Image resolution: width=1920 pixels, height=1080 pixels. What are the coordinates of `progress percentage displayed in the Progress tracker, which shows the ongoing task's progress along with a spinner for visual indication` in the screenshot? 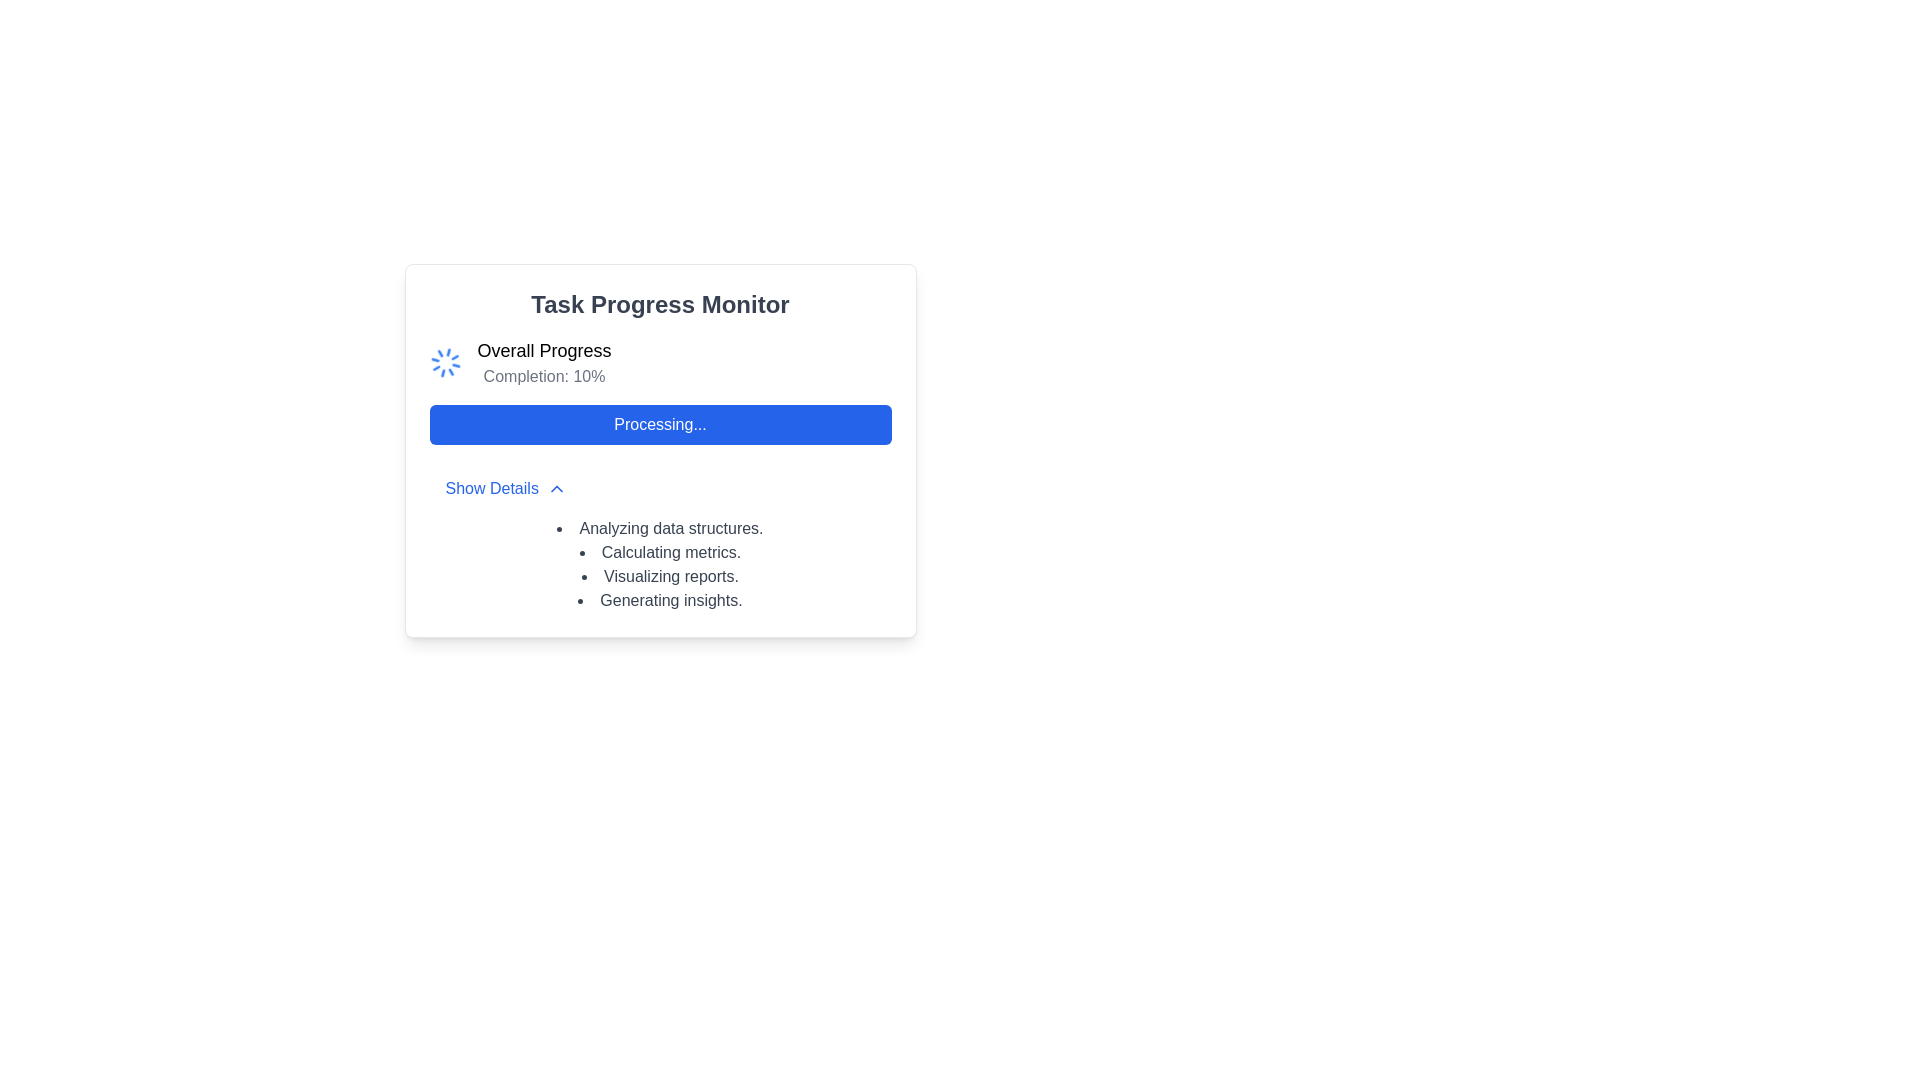 It's located at (660, 362).